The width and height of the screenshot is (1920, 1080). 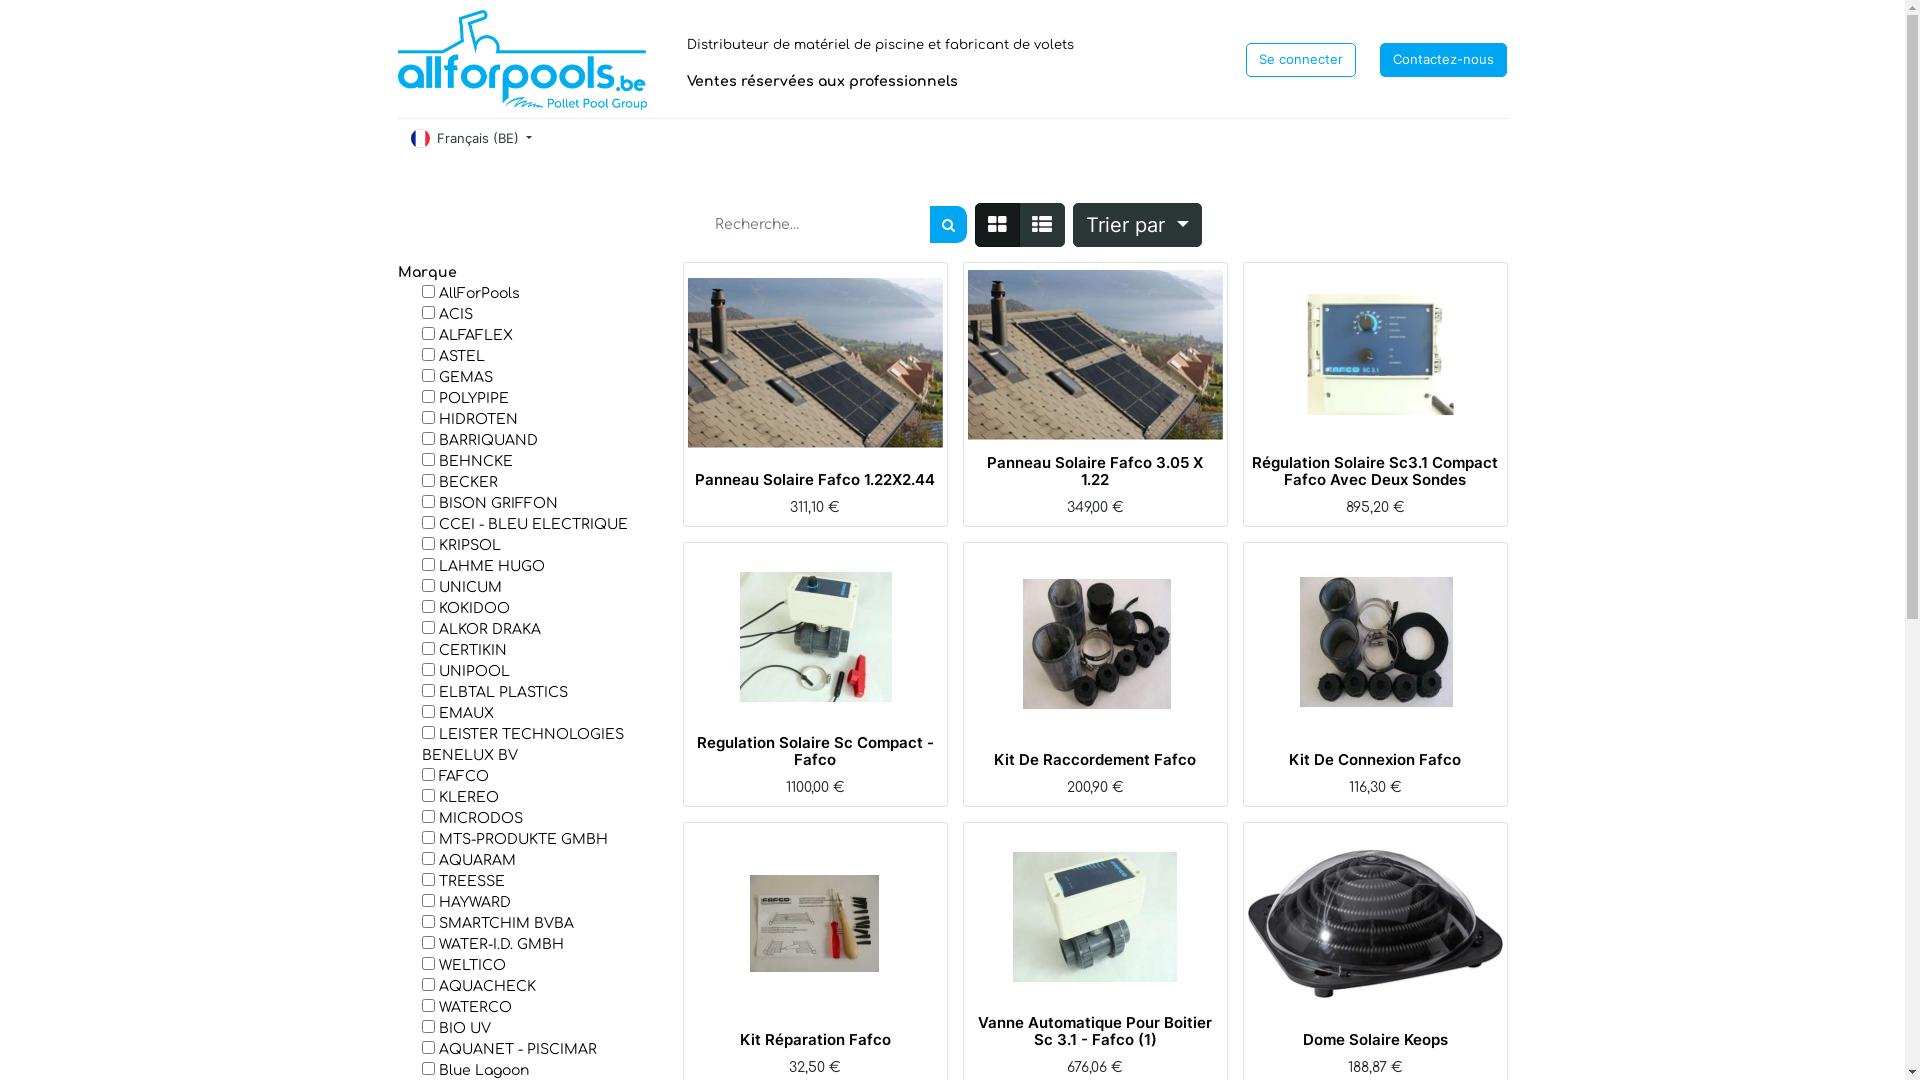 I want to click on 'Se connecter', so click(x=1300, y=59).